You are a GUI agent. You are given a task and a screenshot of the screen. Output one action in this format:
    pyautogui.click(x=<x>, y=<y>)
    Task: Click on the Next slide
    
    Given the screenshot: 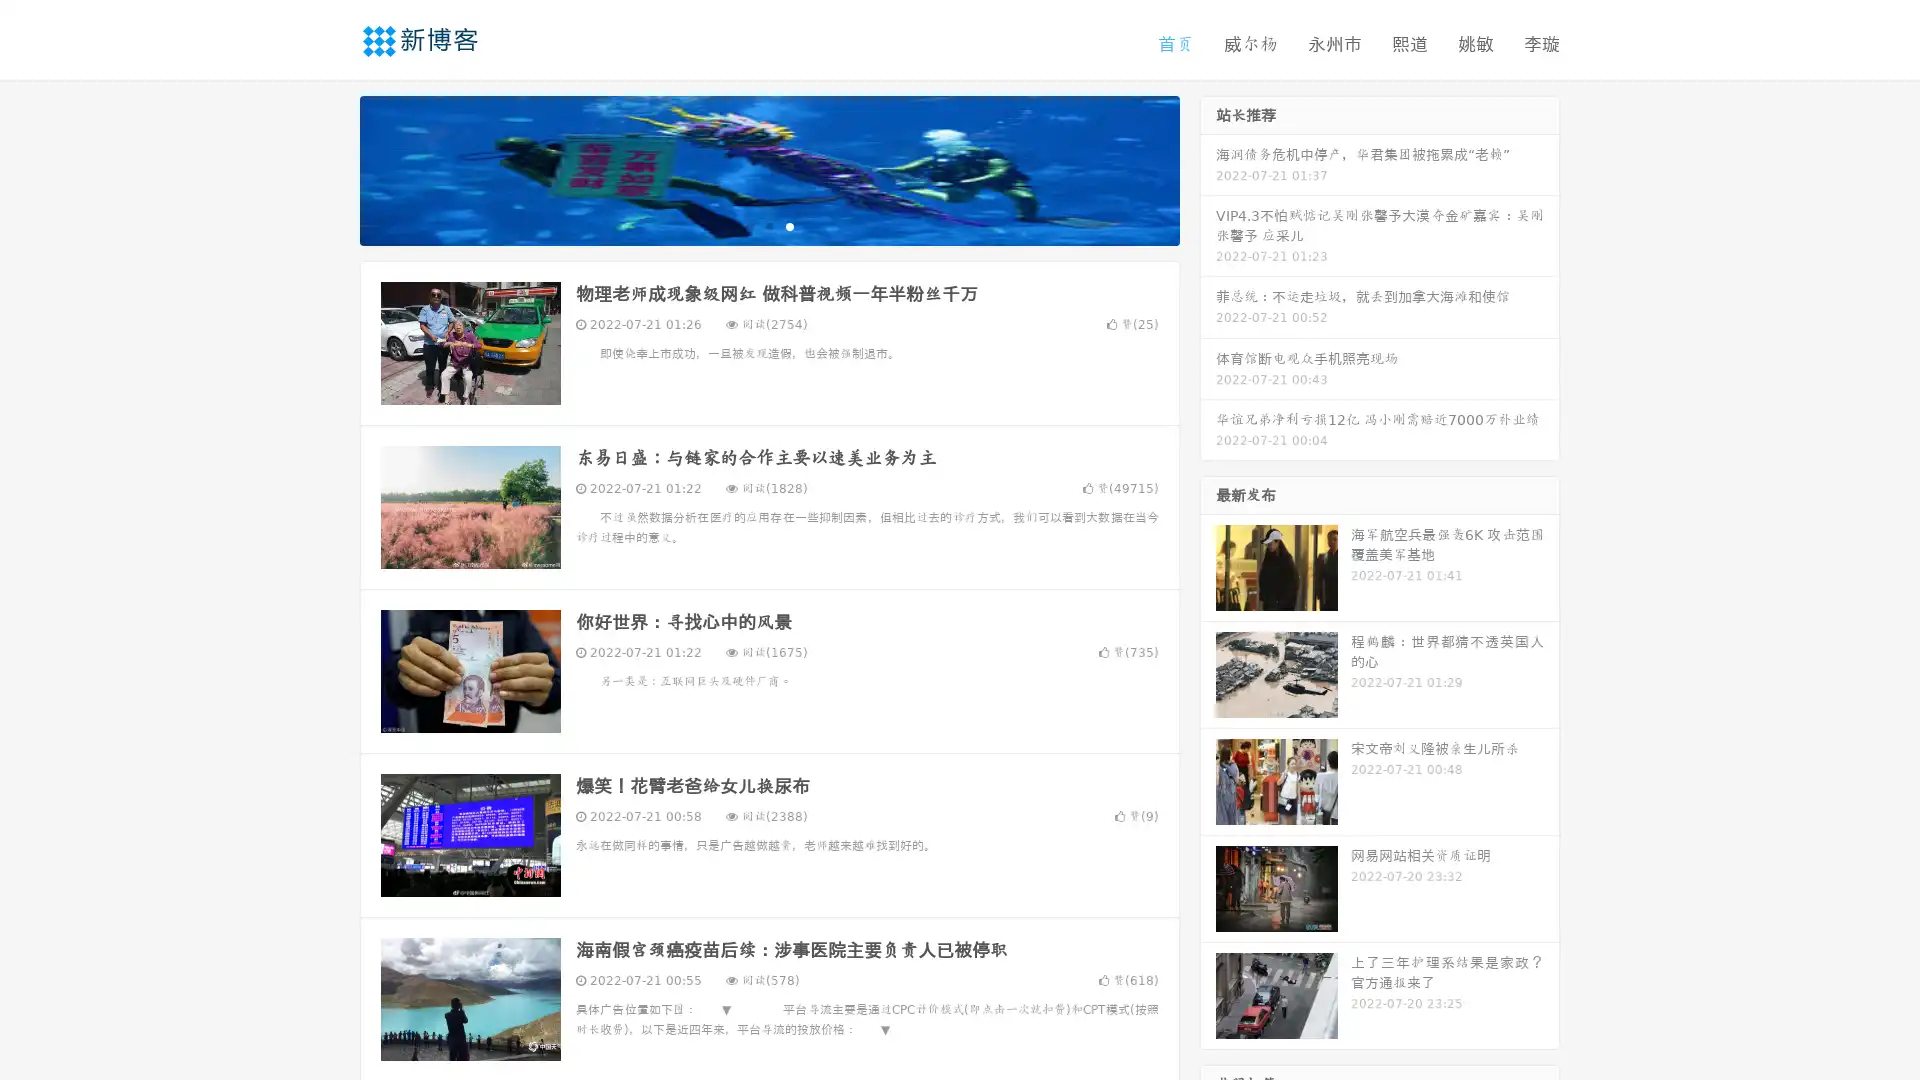 What is the action you would take?
    pyautogui.click(x=1208, y=168)
    